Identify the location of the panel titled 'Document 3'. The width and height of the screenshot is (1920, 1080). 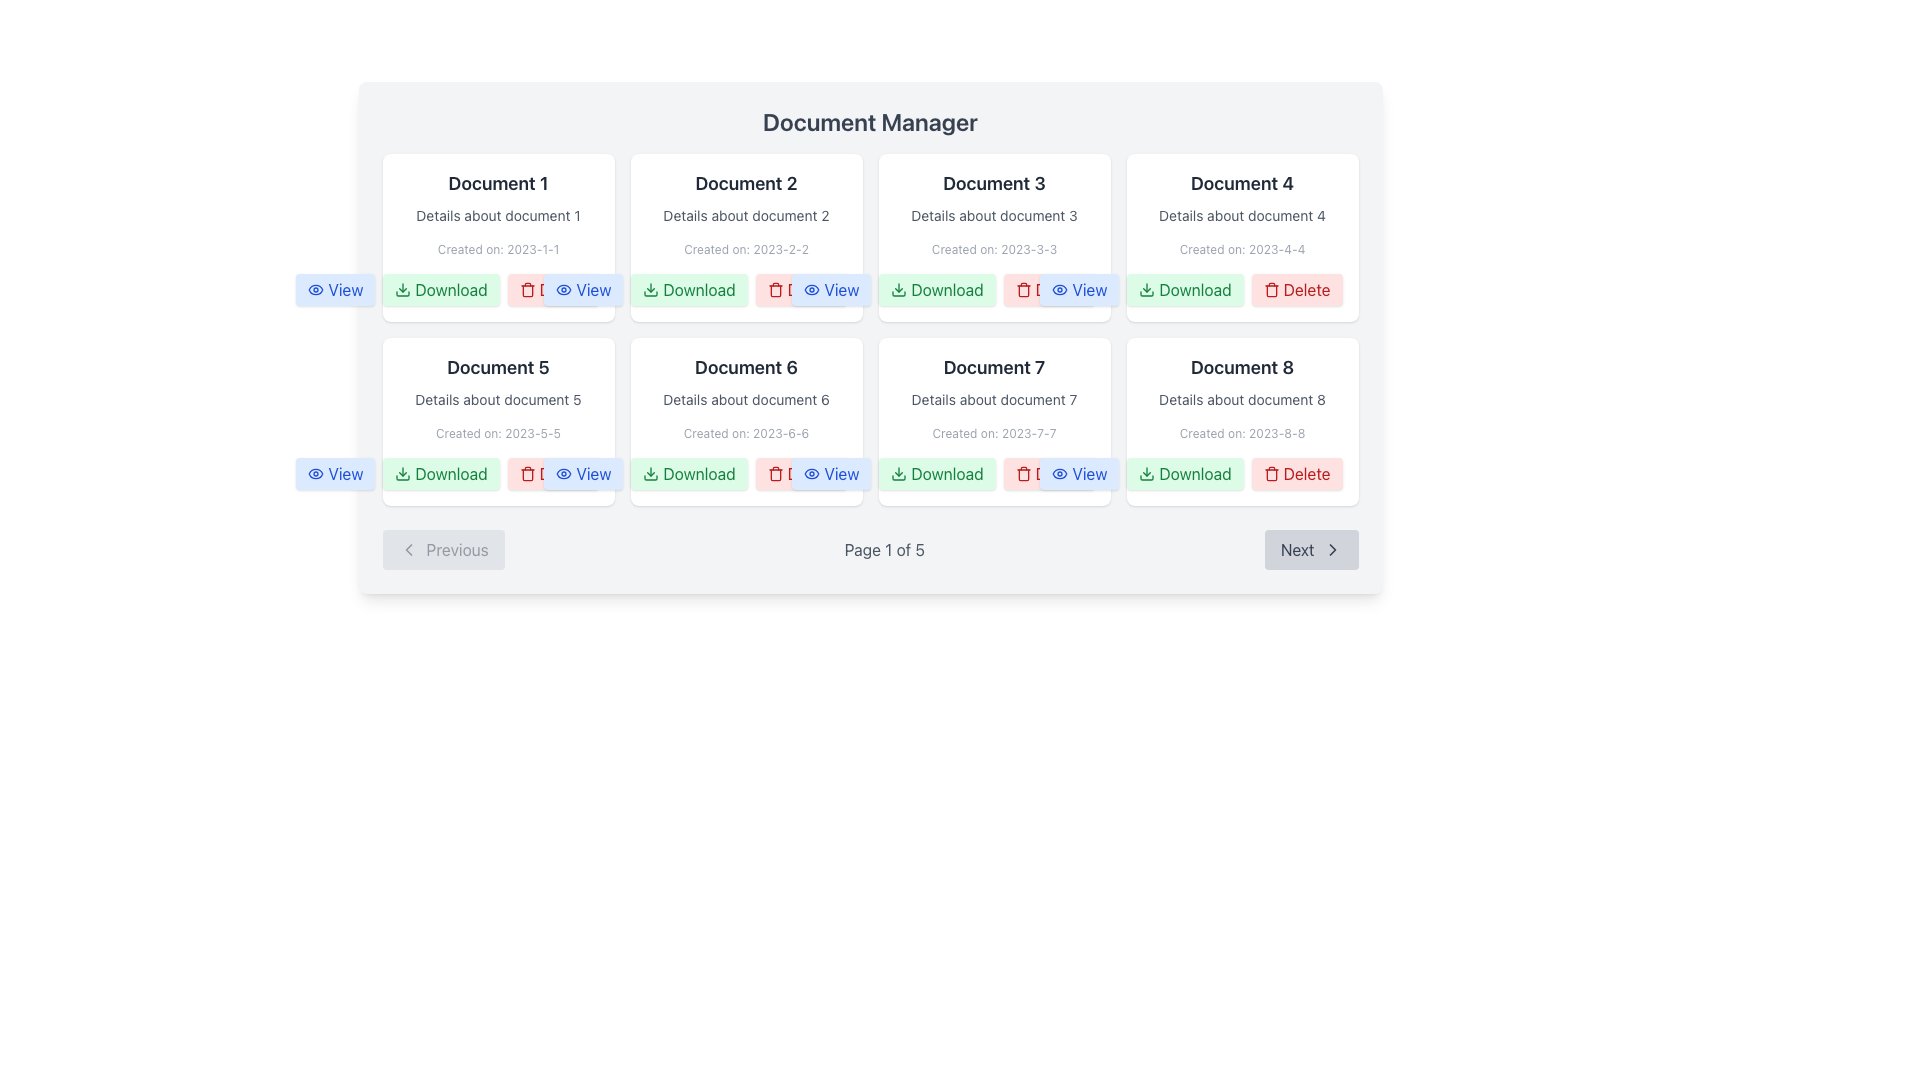
(994, 237).